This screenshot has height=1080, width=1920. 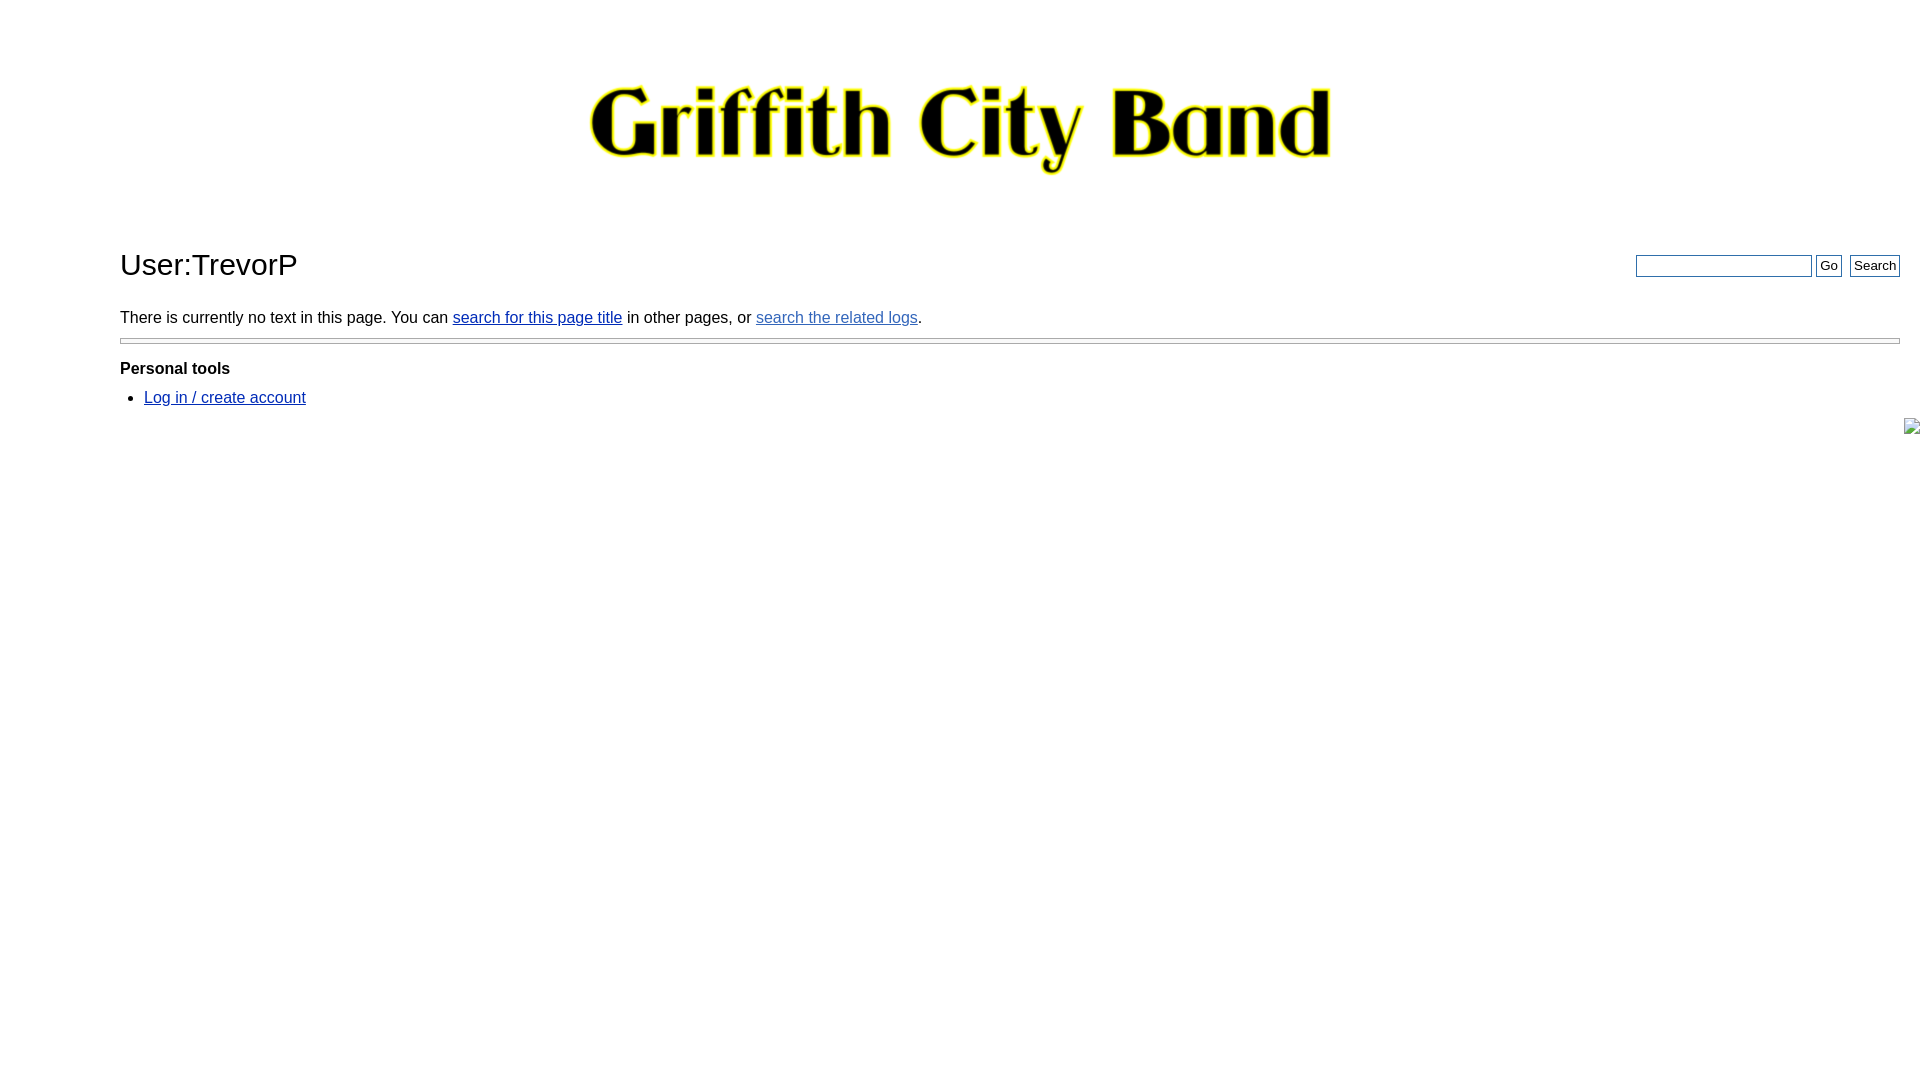 I want to click on 'Go to a page with this exact name if exists', so click(x=1828, y=265).